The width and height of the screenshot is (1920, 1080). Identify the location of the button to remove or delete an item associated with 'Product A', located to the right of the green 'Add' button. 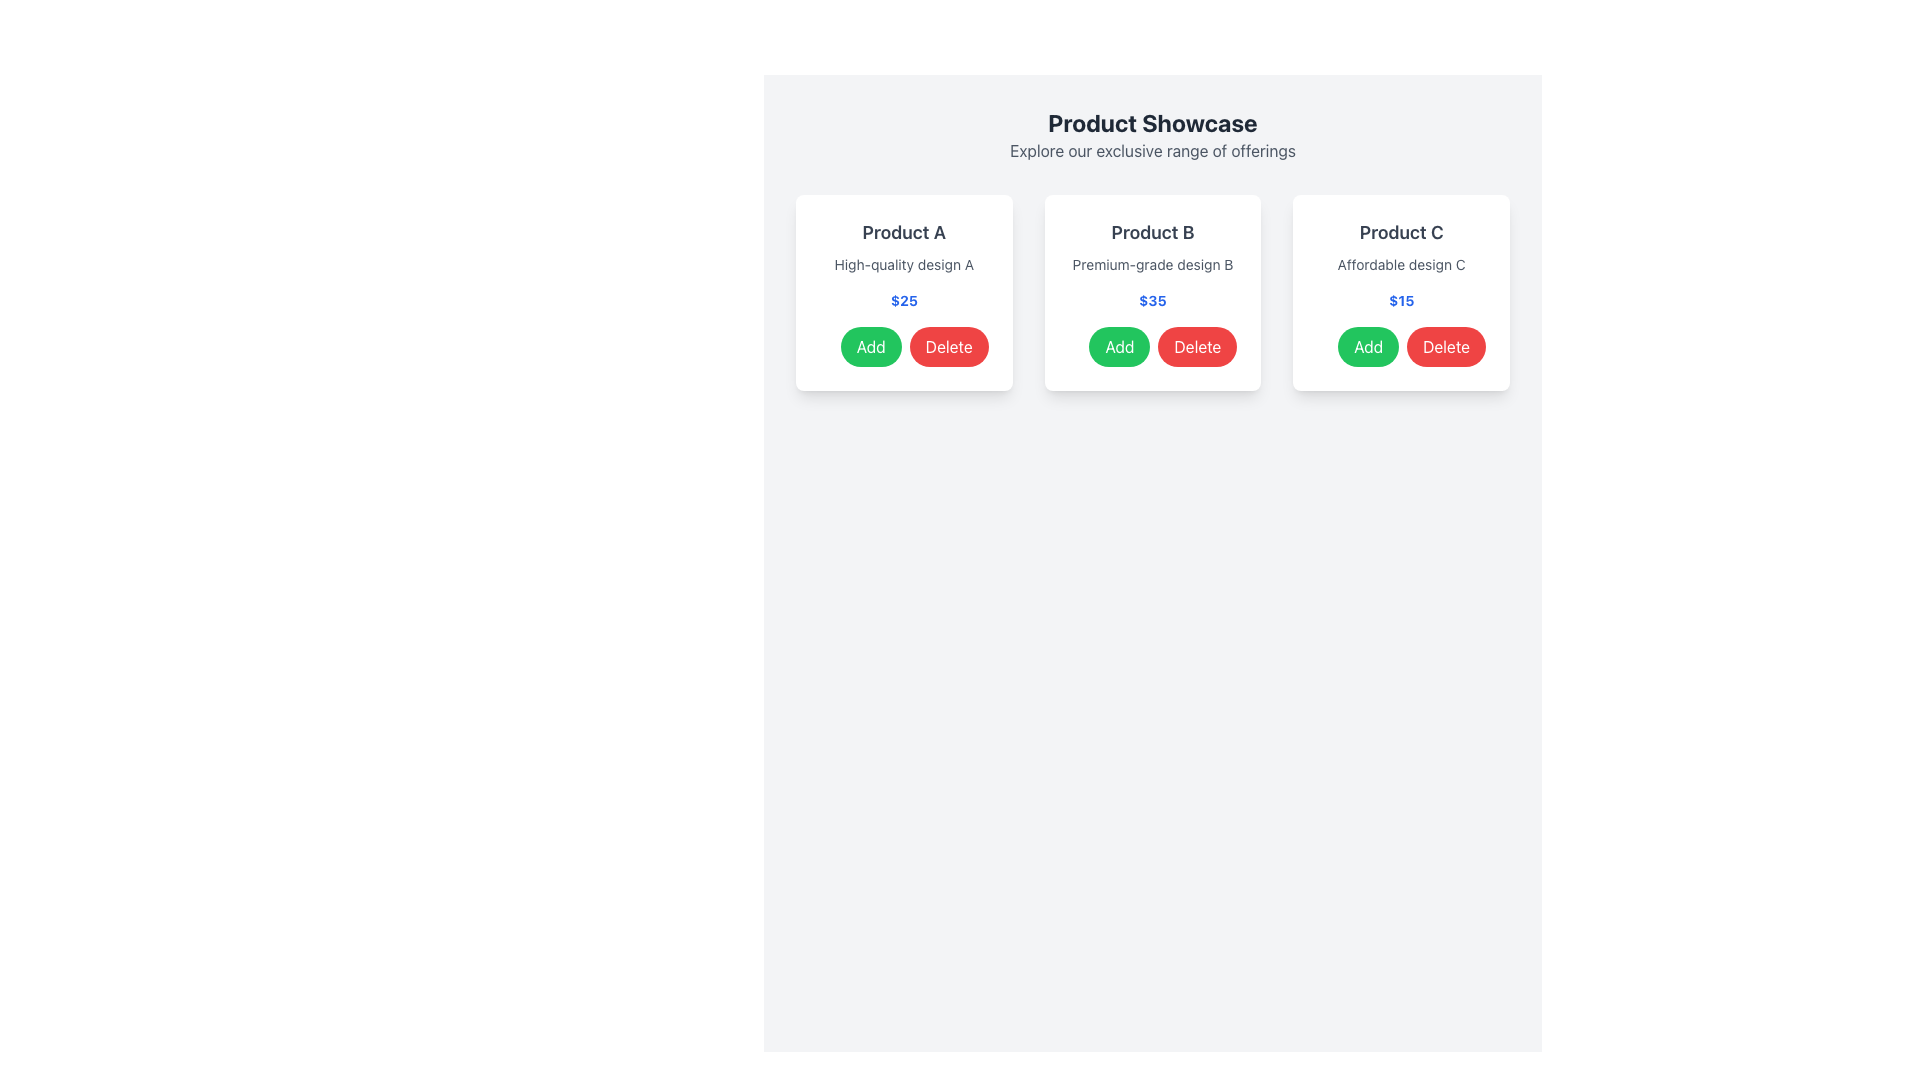
(948, 346).